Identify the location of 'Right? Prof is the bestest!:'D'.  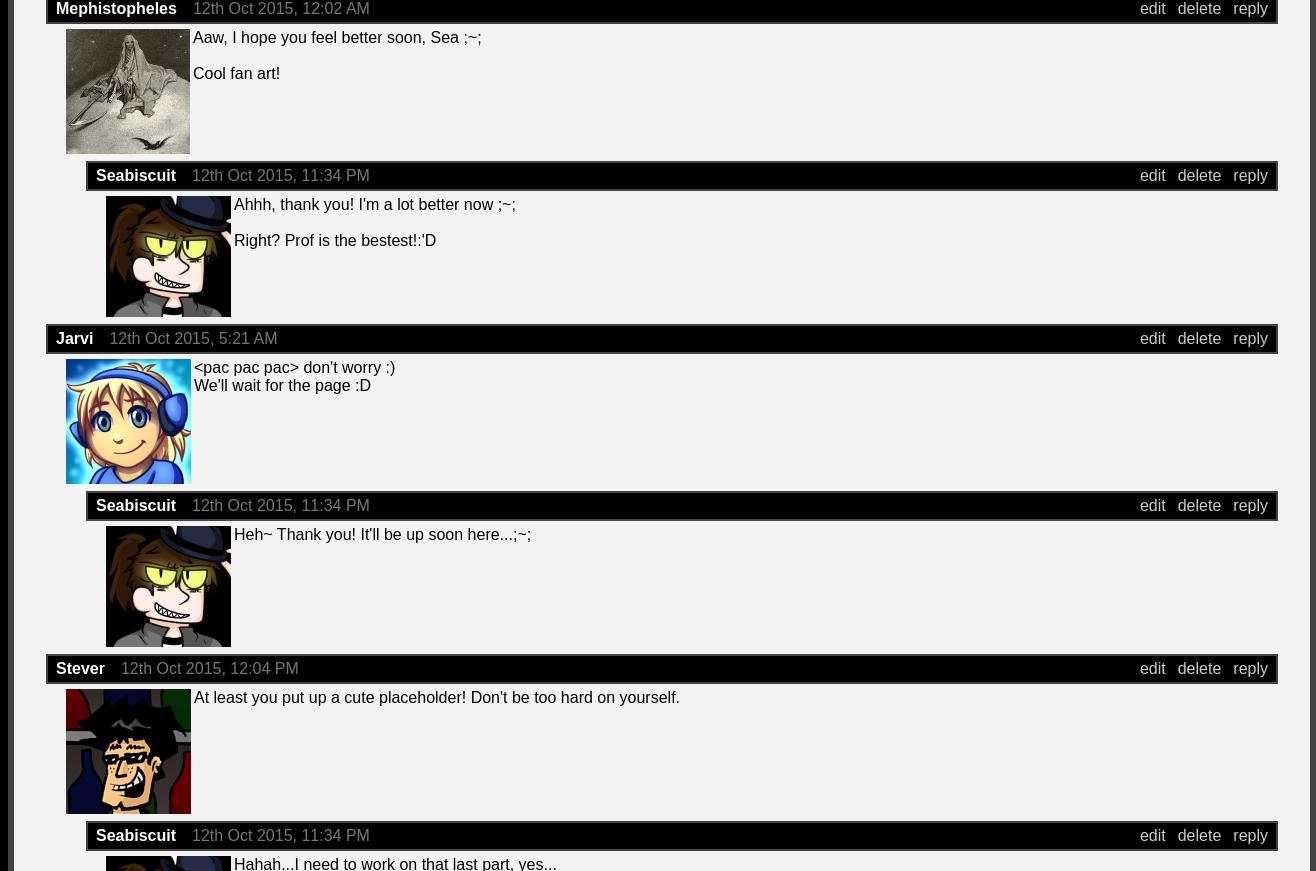
(233, 240).